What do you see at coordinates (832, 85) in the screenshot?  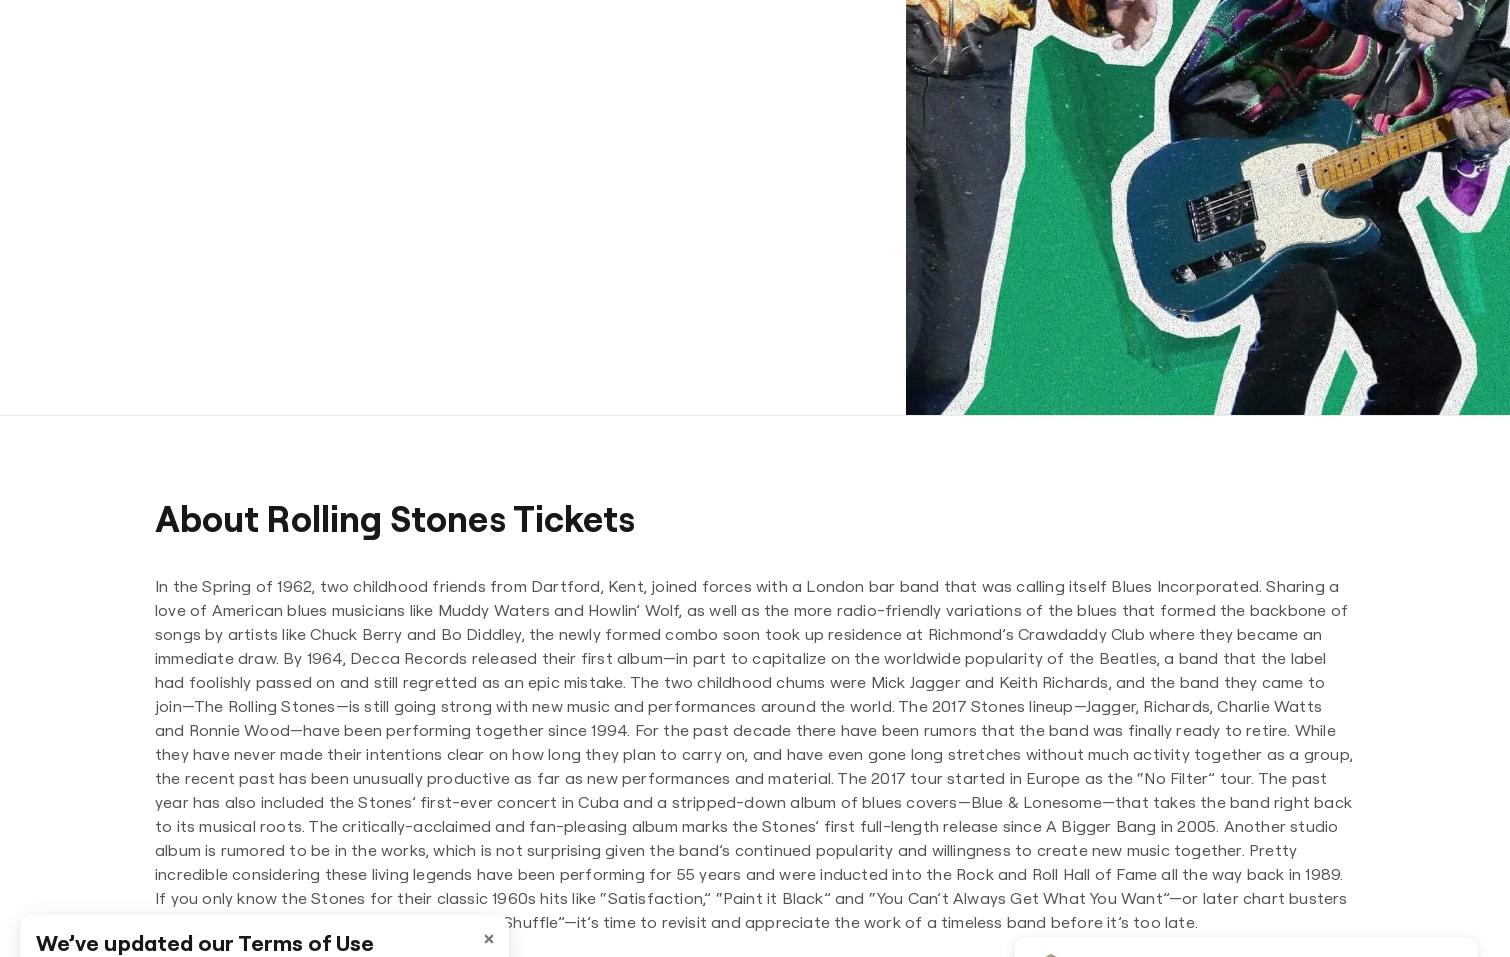 I see `'San Francisco'` at bounding box center [832, 85].